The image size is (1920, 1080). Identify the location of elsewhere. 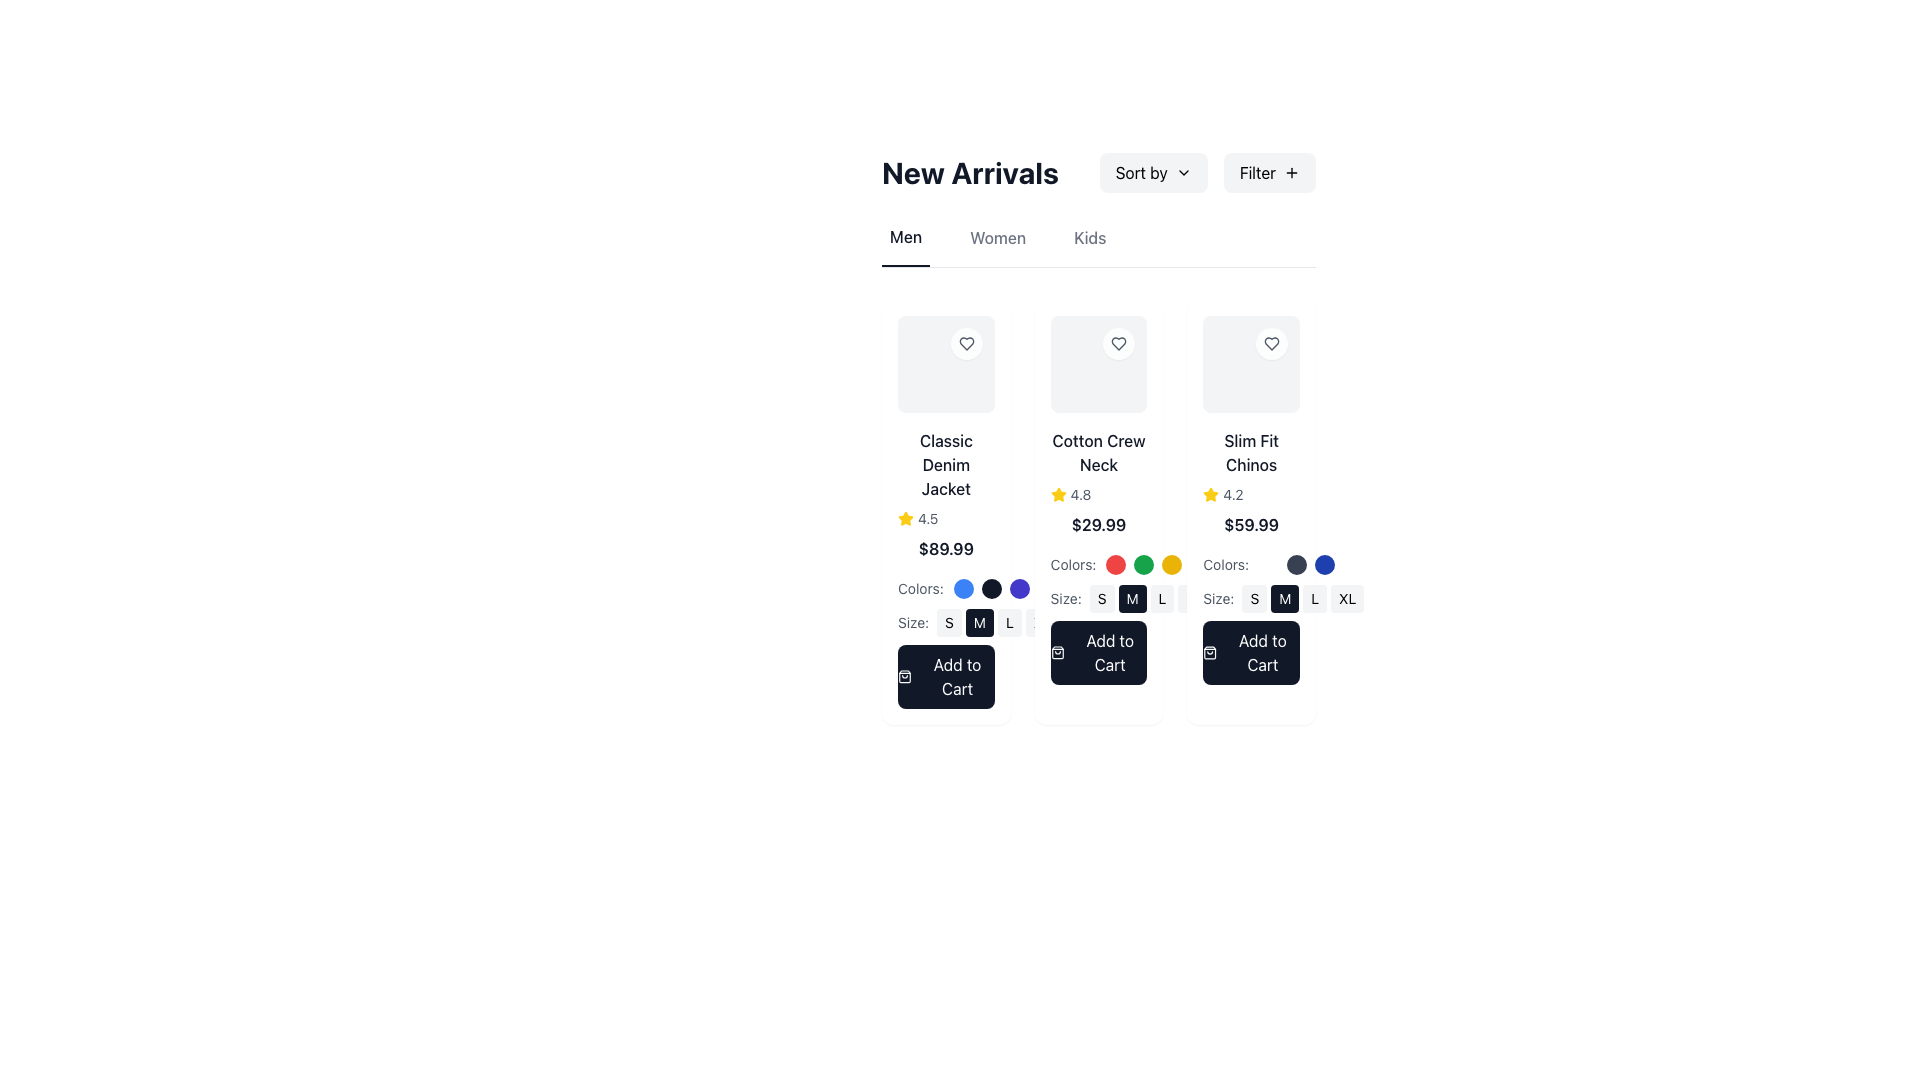
(945, 517).